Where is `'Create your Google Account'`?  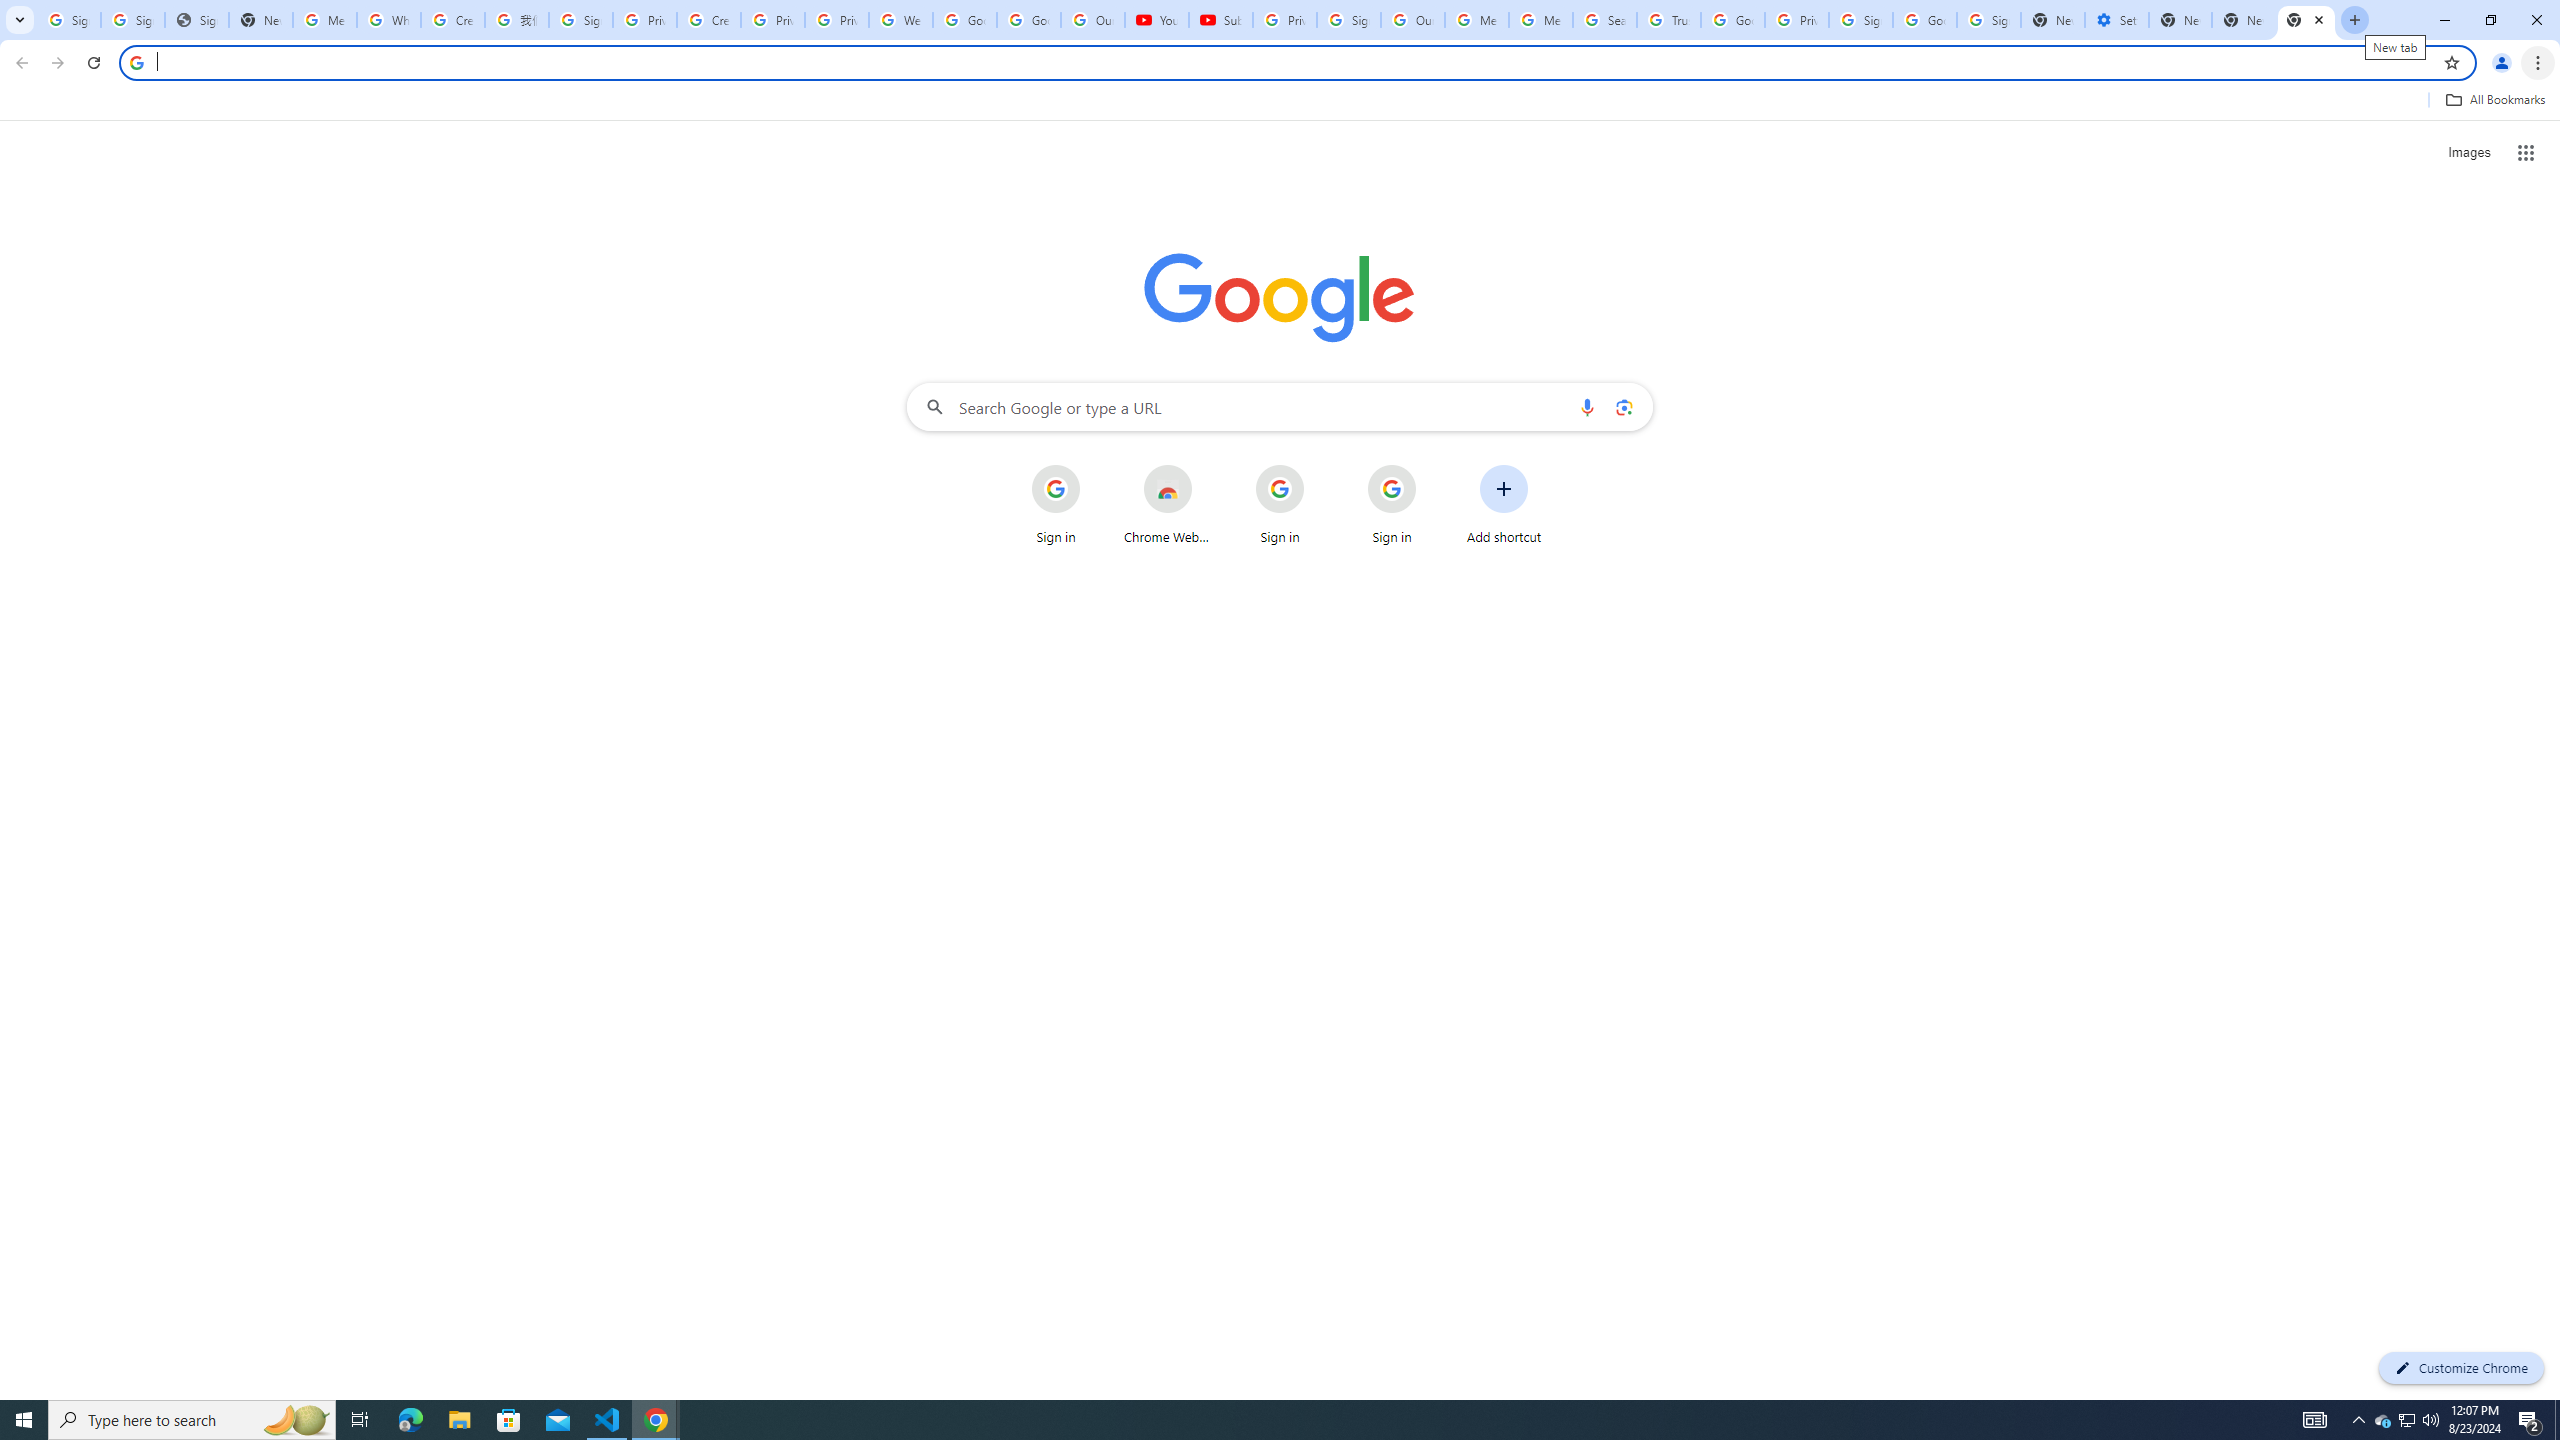 'Create your Google Account' is located at coordinates (709, 19).